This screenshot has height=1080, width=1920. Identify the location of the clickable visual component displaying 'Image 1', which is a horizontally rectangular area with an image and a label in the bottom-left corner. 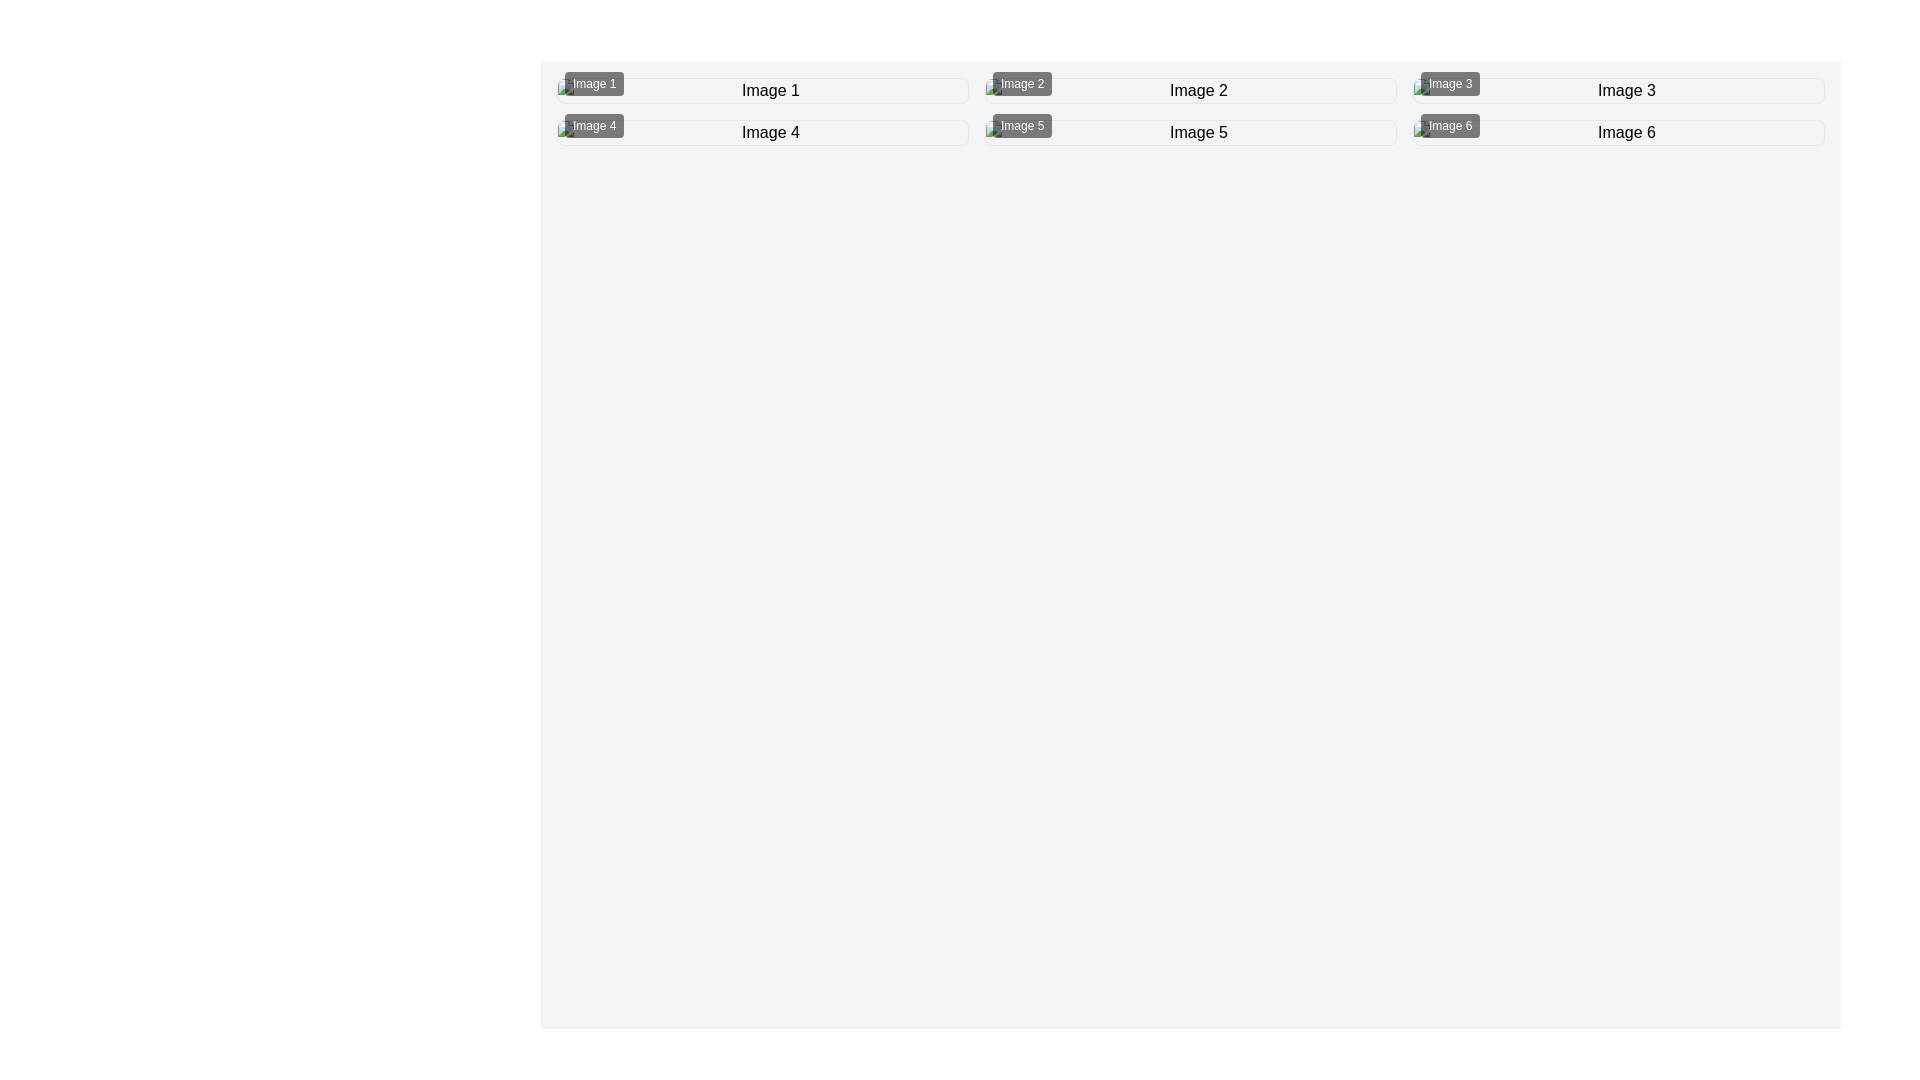
(762, 91).